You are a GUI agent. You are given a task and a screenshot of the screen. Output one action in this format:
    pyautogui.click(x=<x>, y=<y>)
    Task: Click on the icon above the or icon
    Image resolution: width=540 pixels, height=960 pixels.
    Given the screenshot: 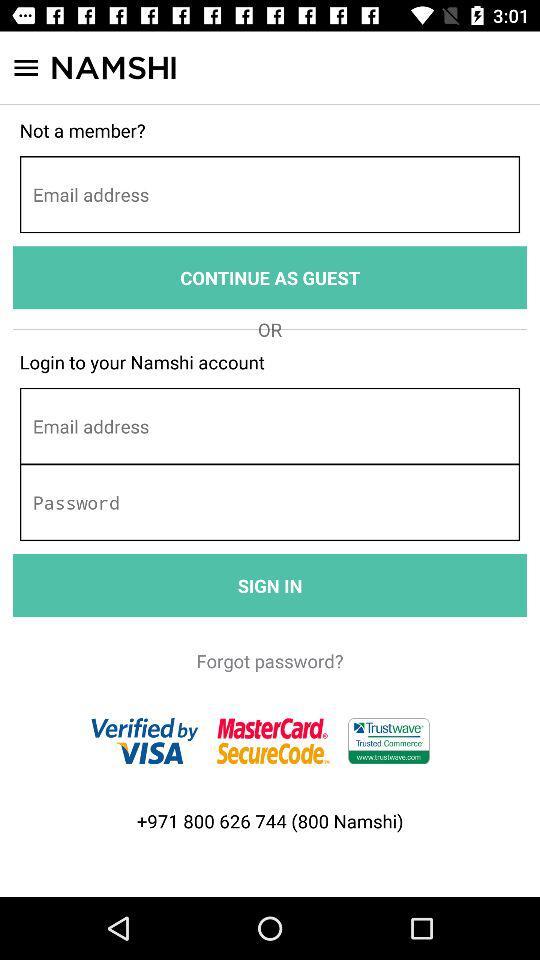 What is the action you would take?
    pyautogui.click(x=270, y=276)
    